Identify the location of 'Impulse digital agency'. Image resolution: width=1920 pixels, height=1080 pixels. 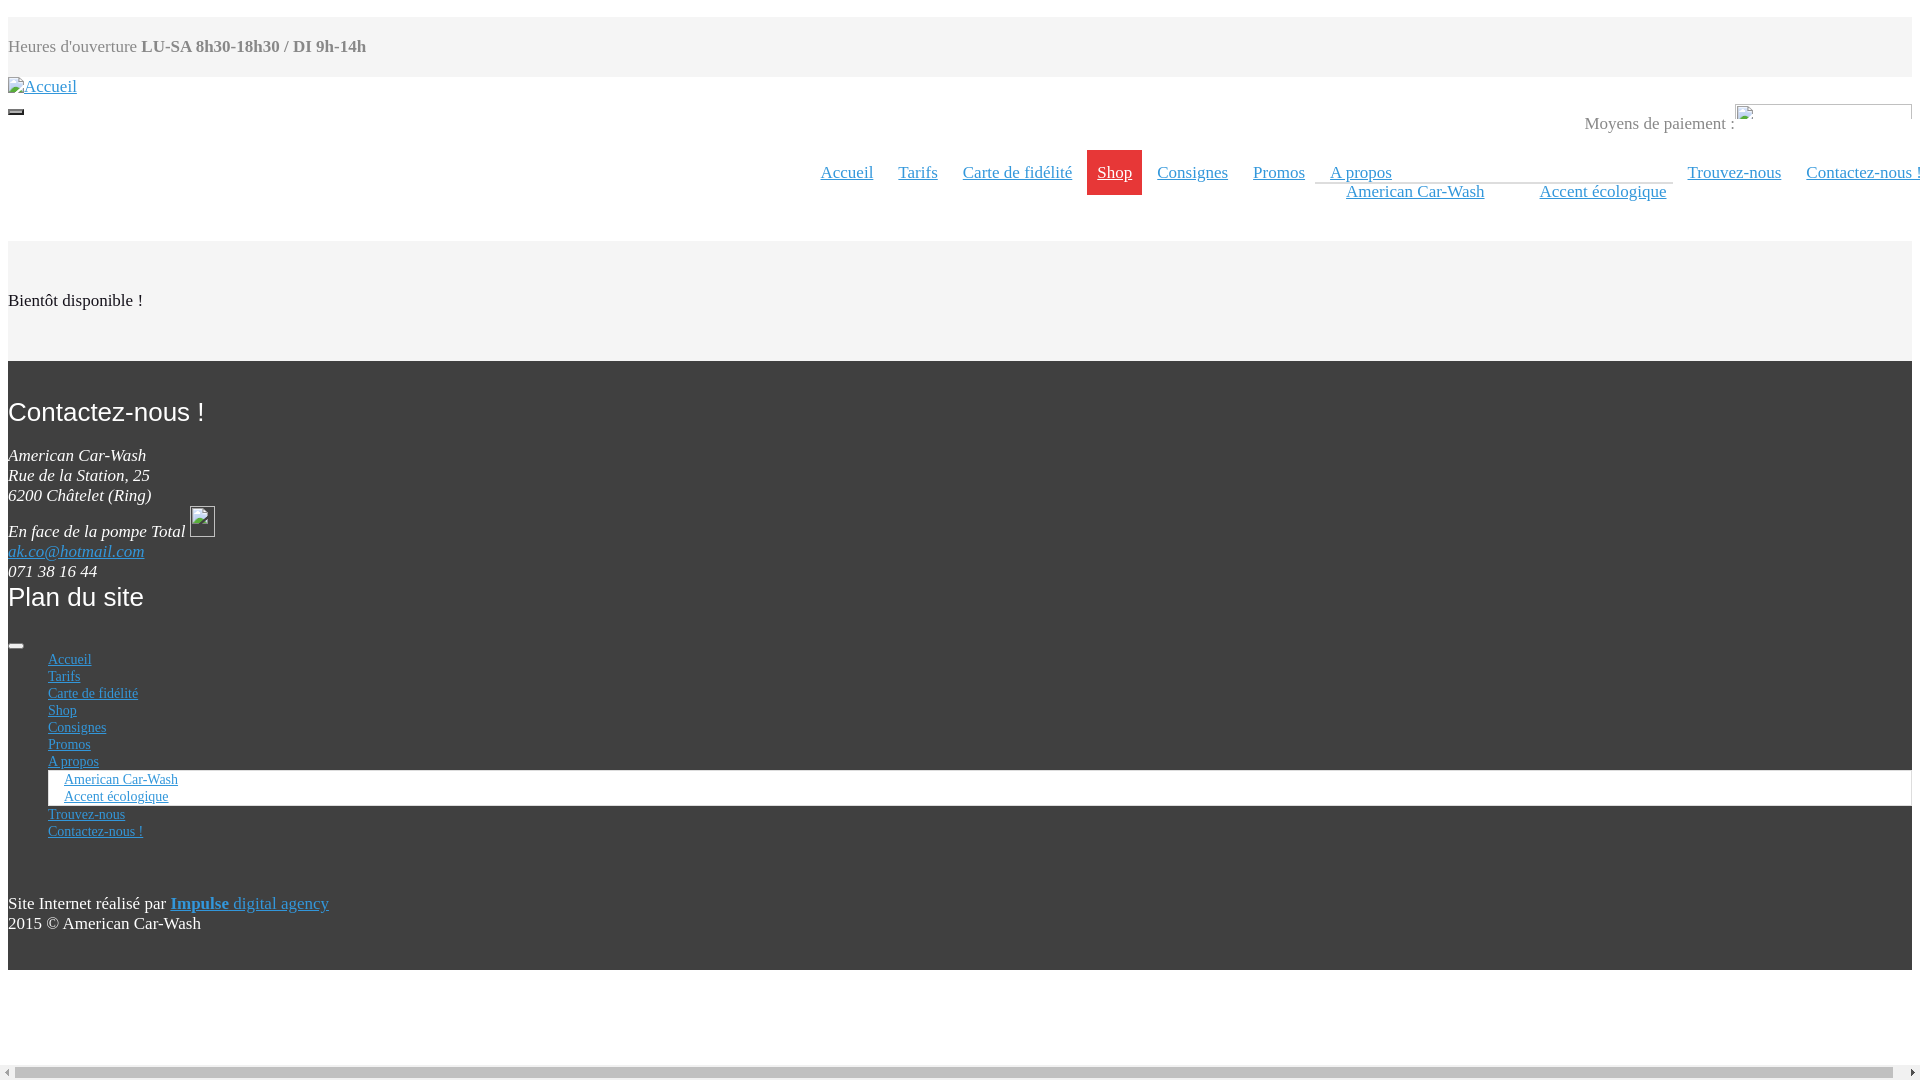
(169, 903).